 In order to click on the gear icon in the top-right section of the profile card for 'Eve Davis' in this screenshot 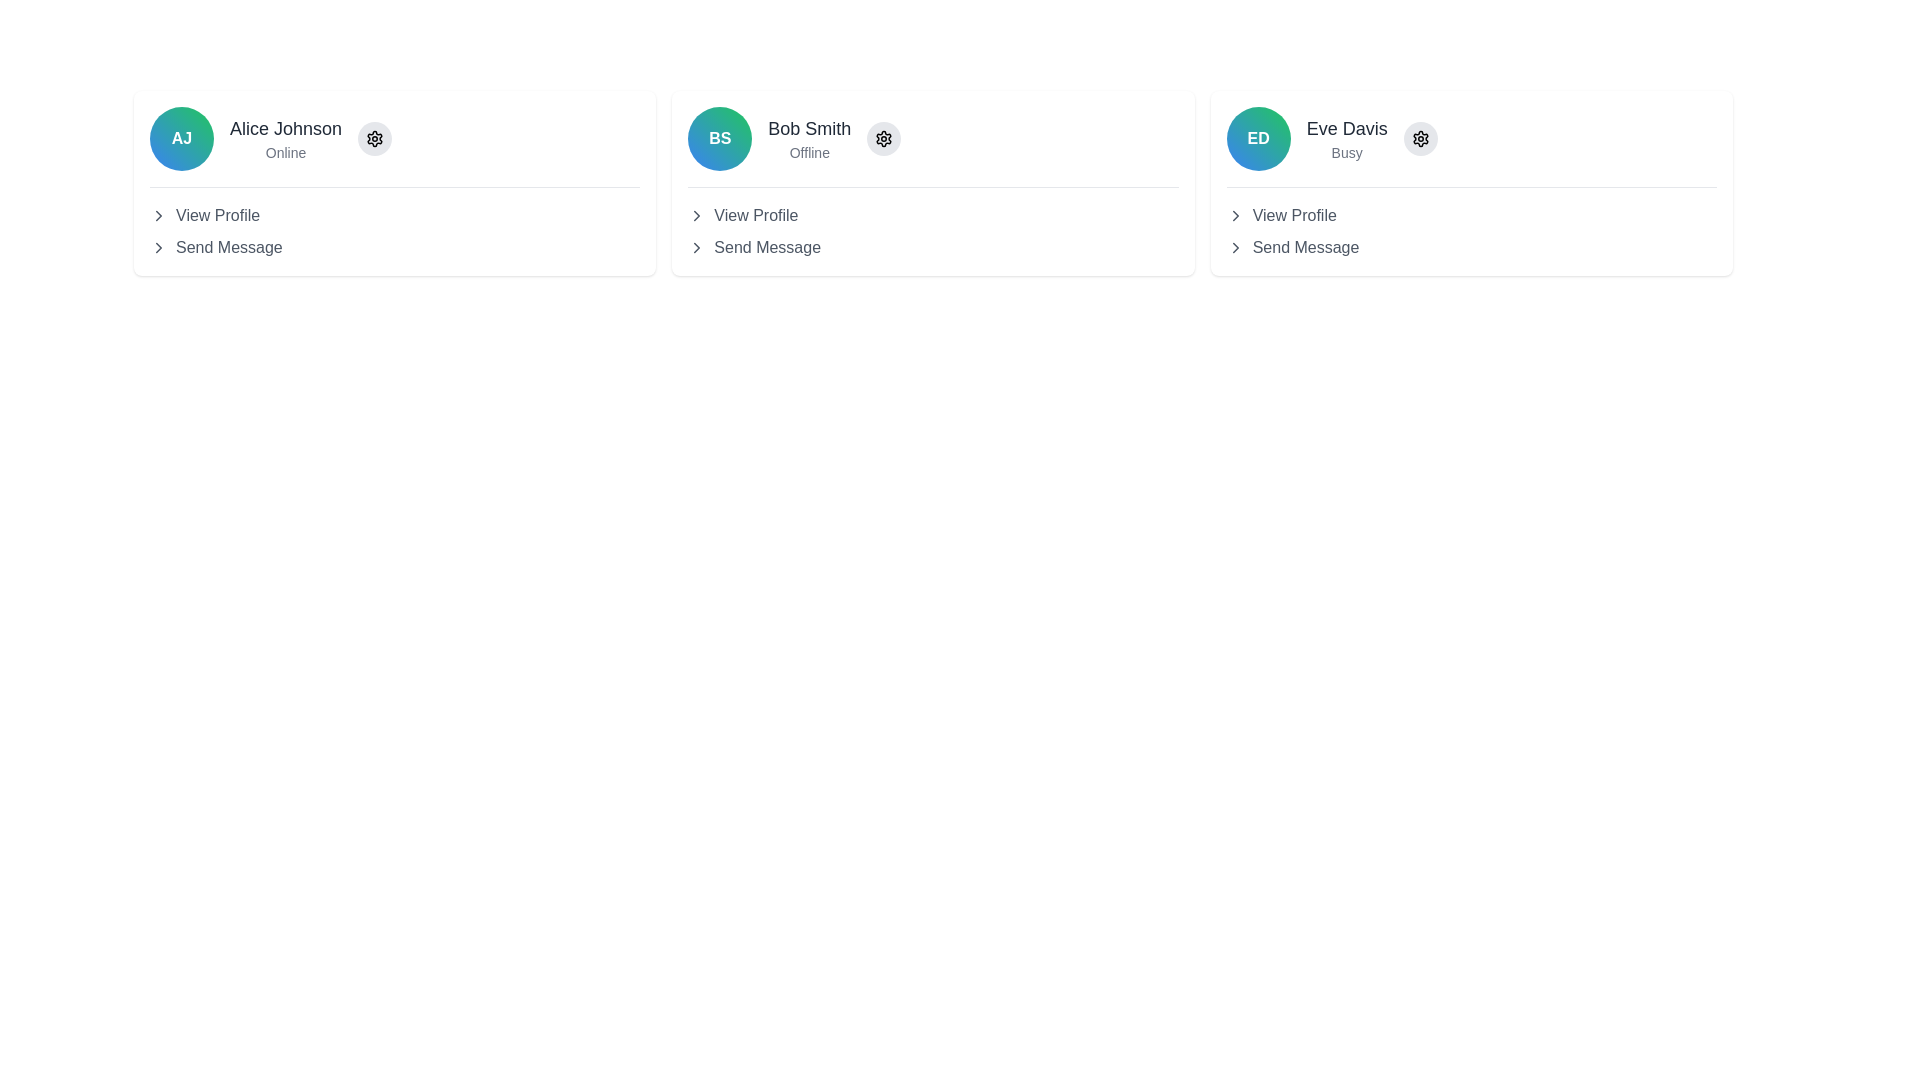, I will do `click(1419, 137)`.